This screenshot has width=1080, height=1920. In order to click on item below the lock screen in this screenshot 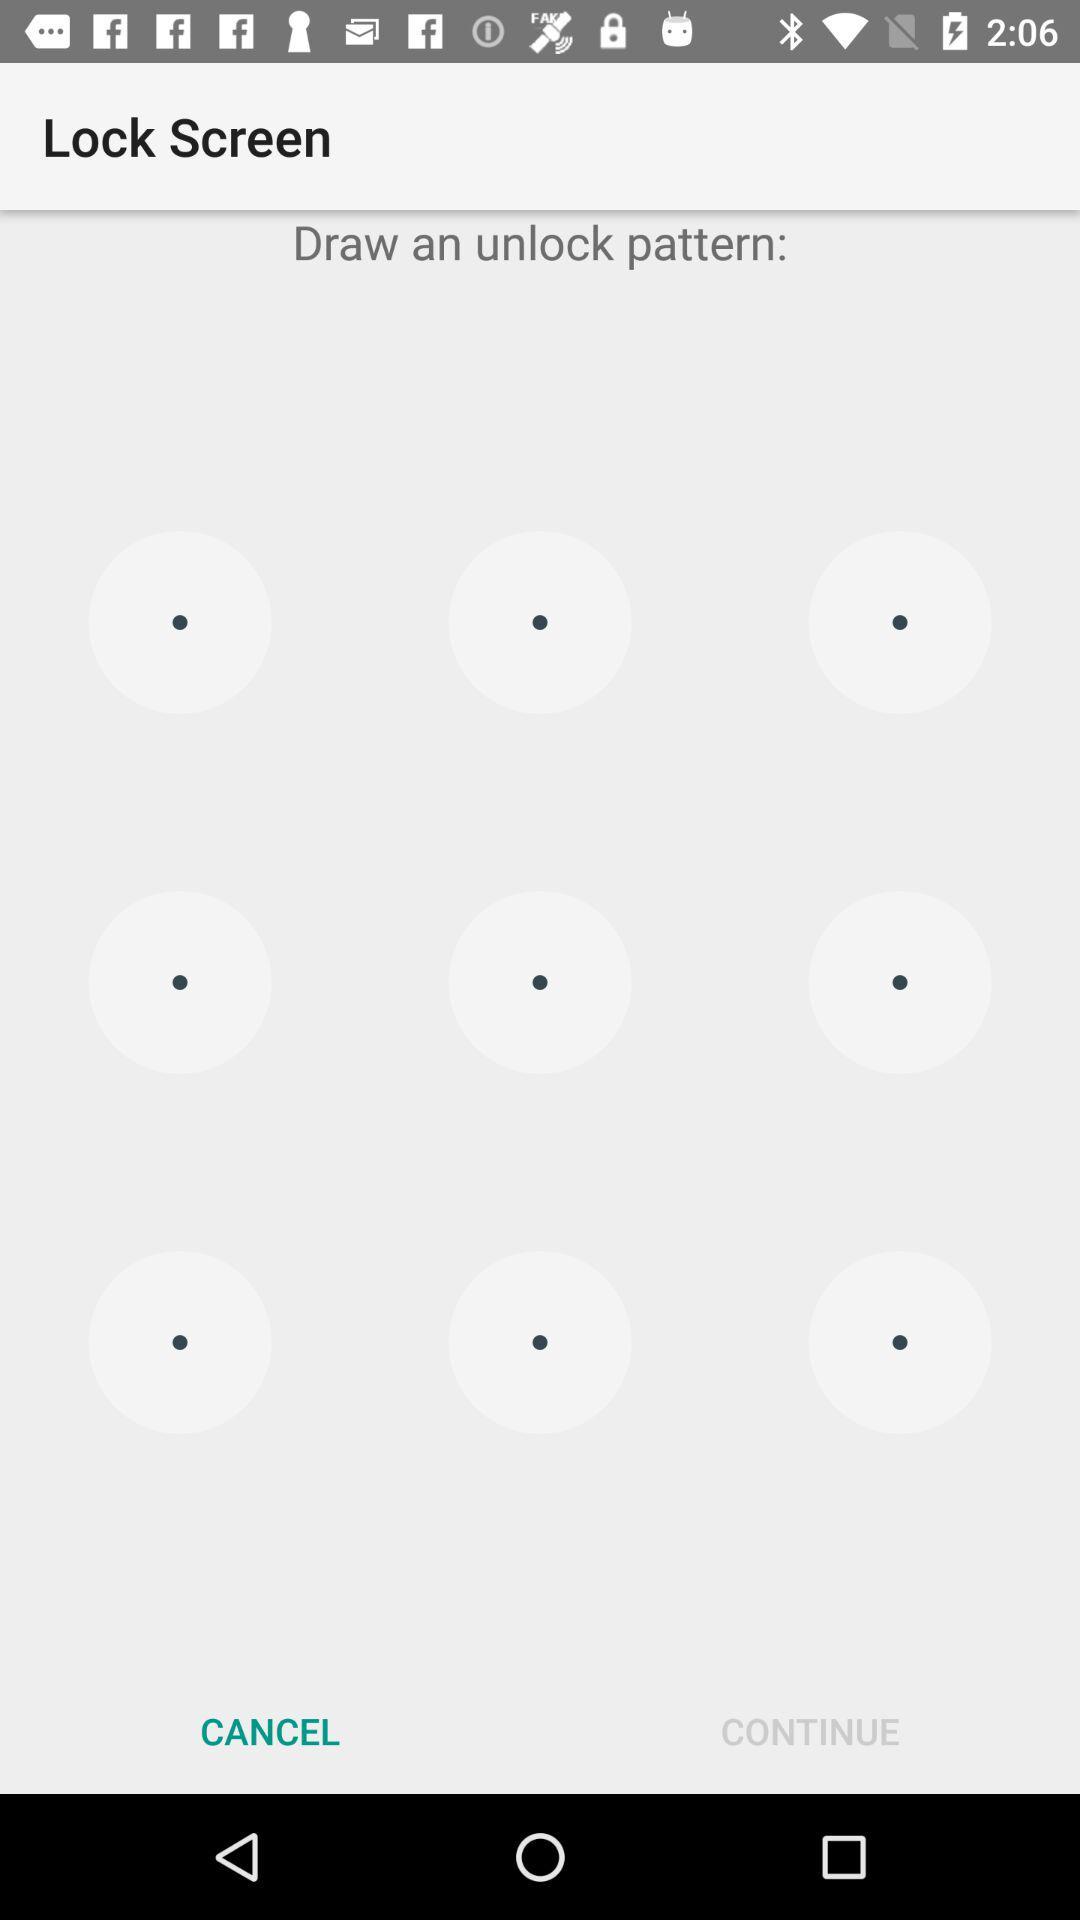, I will do `click(540, 240)`.